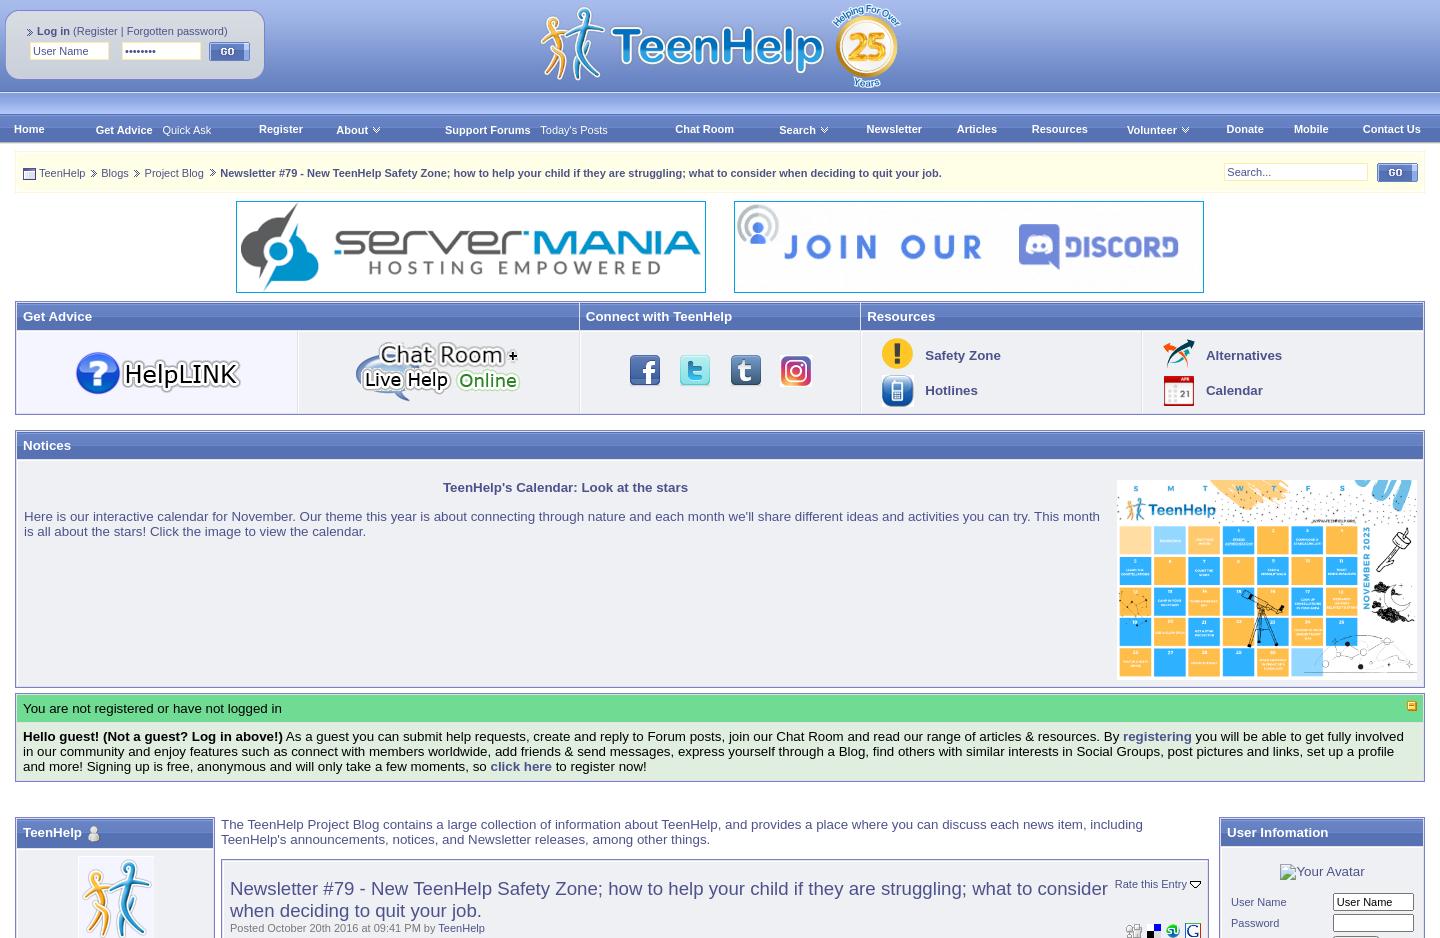  I want to click on 'Here is our interactive calendar for November. Our theme this year is about connecting through nature and each month we'll share different ideas and activities you can try. This month is all about the stars! Click the image to view the calendar.', so click(23, 522).